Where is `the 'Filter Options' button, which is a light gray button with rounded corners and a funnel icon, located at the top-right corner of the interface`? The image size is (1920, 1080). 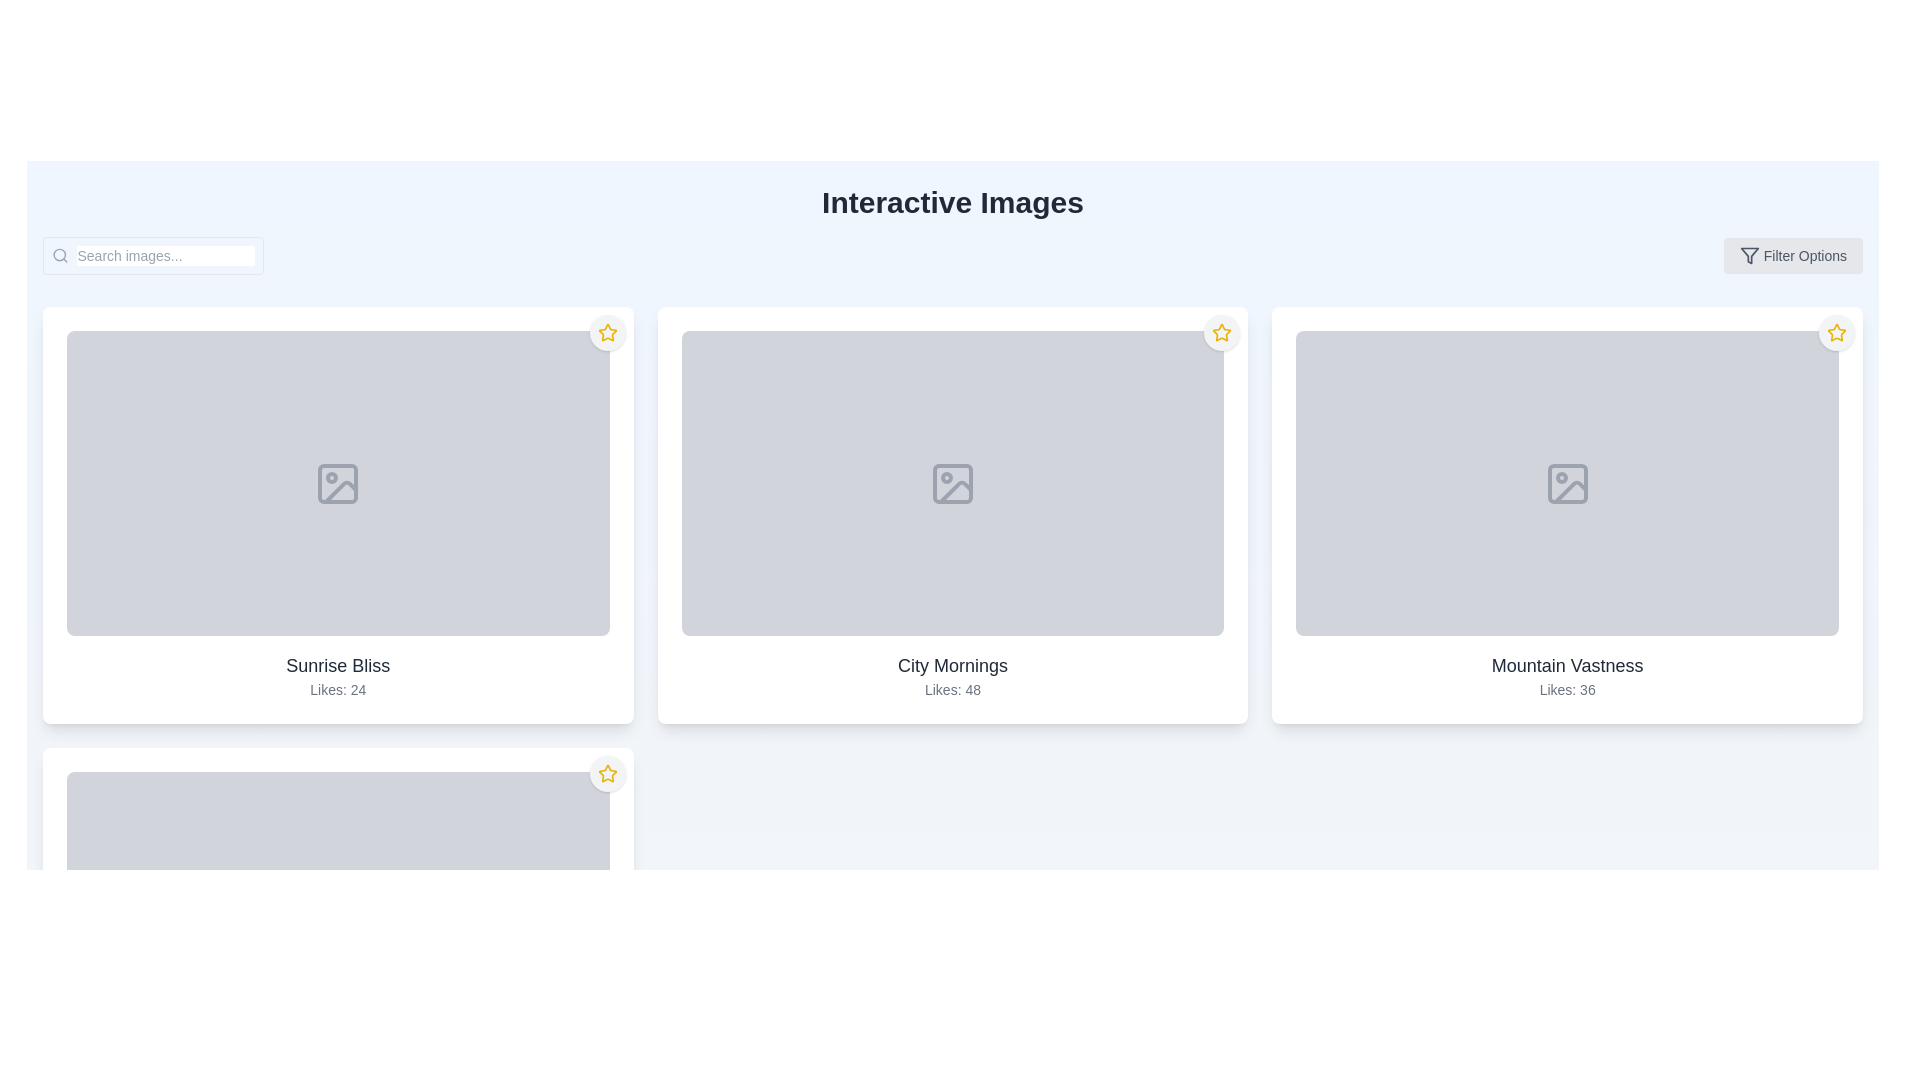
the 'Filter Options' button, which is a light gray button with rounded corners and a funnel icon, located at the top-right corner of the interface is located at coordinates (1793, 254).